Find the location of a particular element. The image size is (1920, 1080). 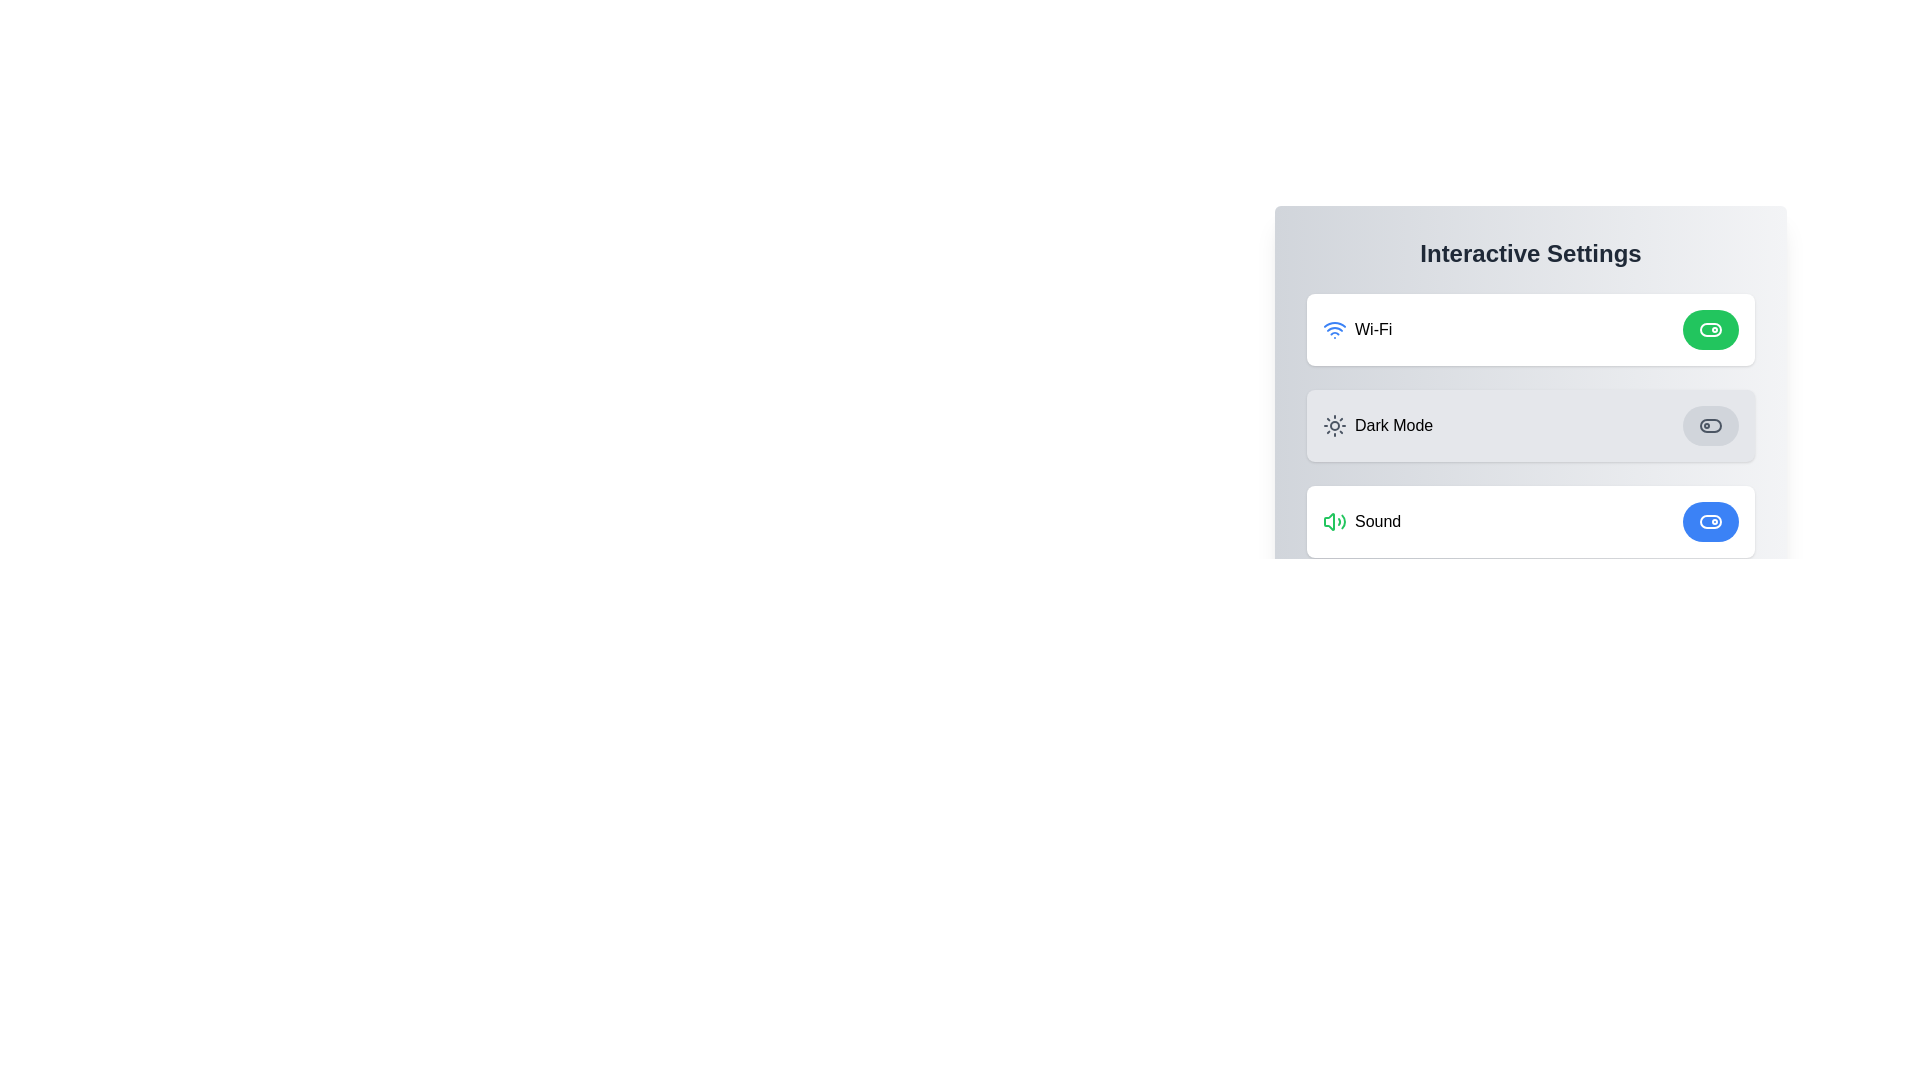

the 'Sound' toggle switch component, which is styled using an SVG graphical interface is located at coordinates (1709, 520).